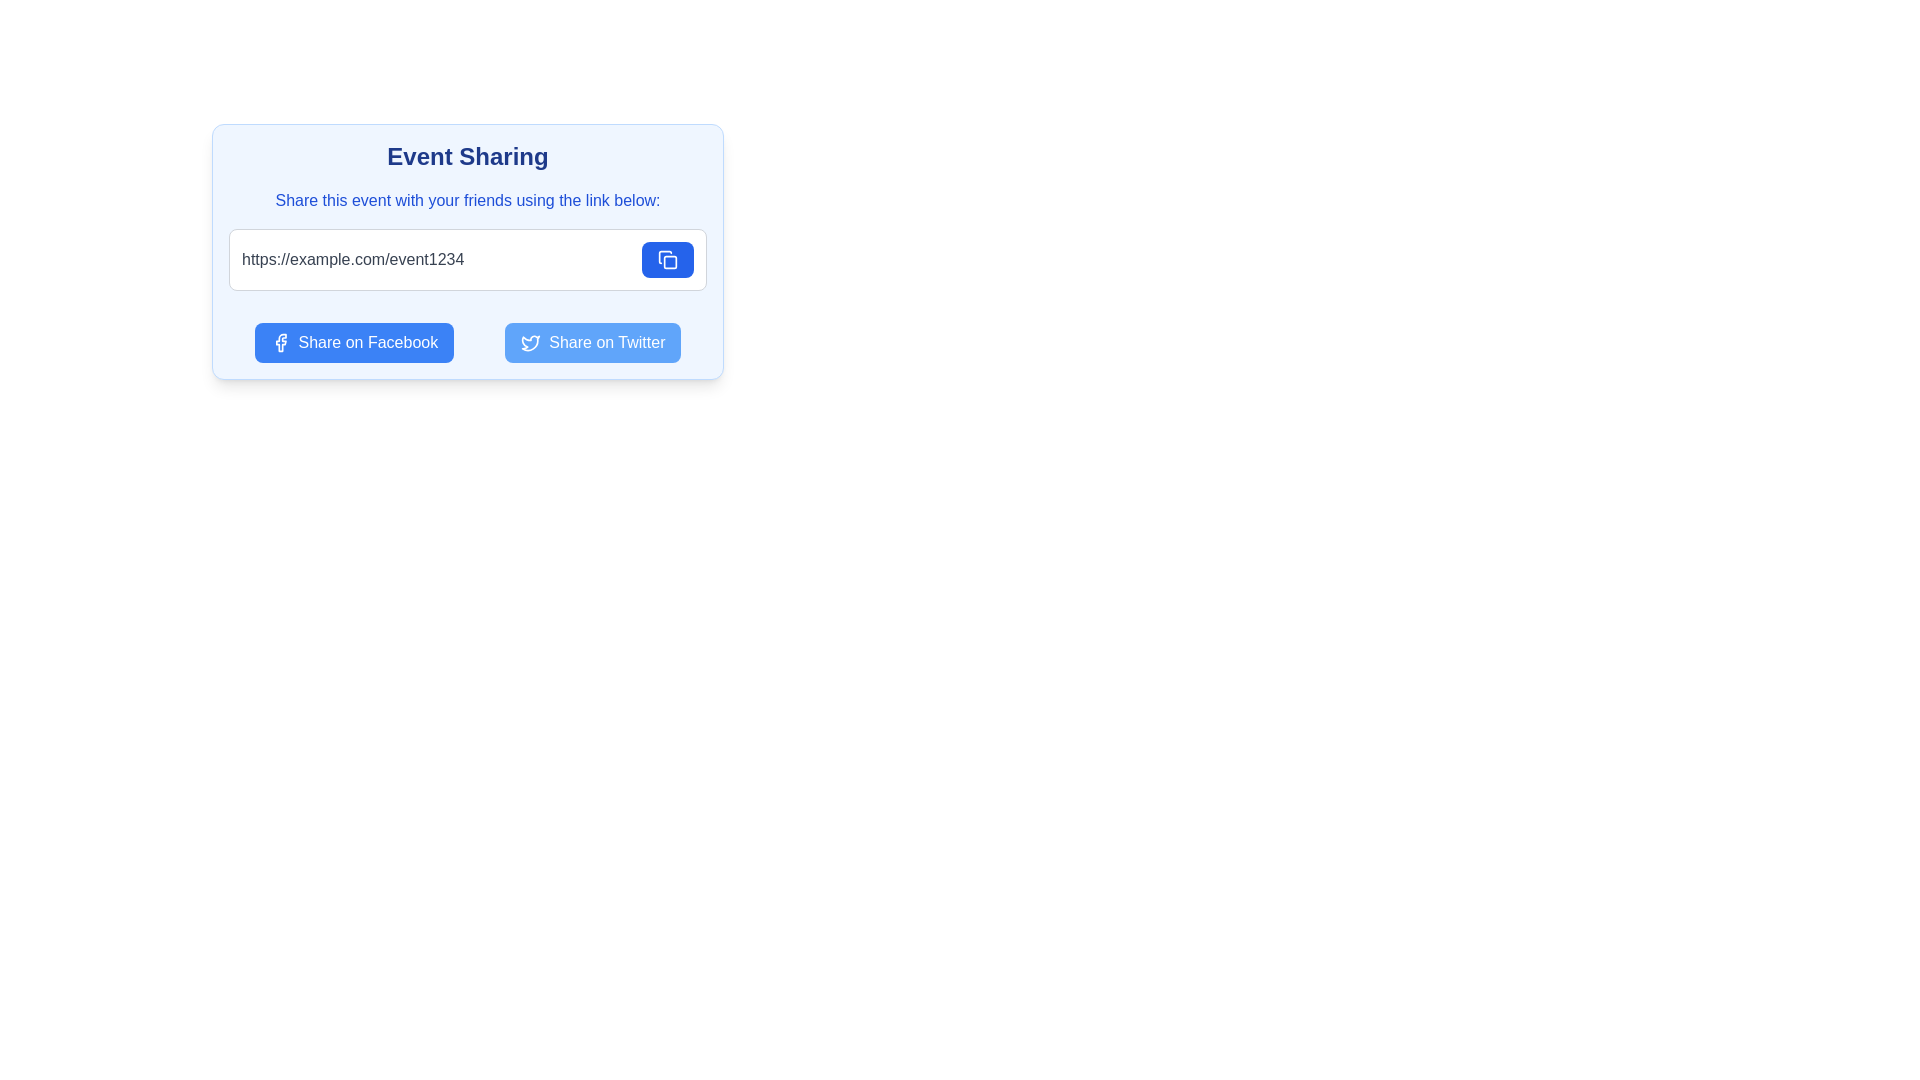 This screenshot has height=1080, width=1920. What do you see at coordinates (354, 342) in the screenshot?
I see `the Facebook share button located at the bottom section of the card-like UI component` at bounding box center [354, 342].